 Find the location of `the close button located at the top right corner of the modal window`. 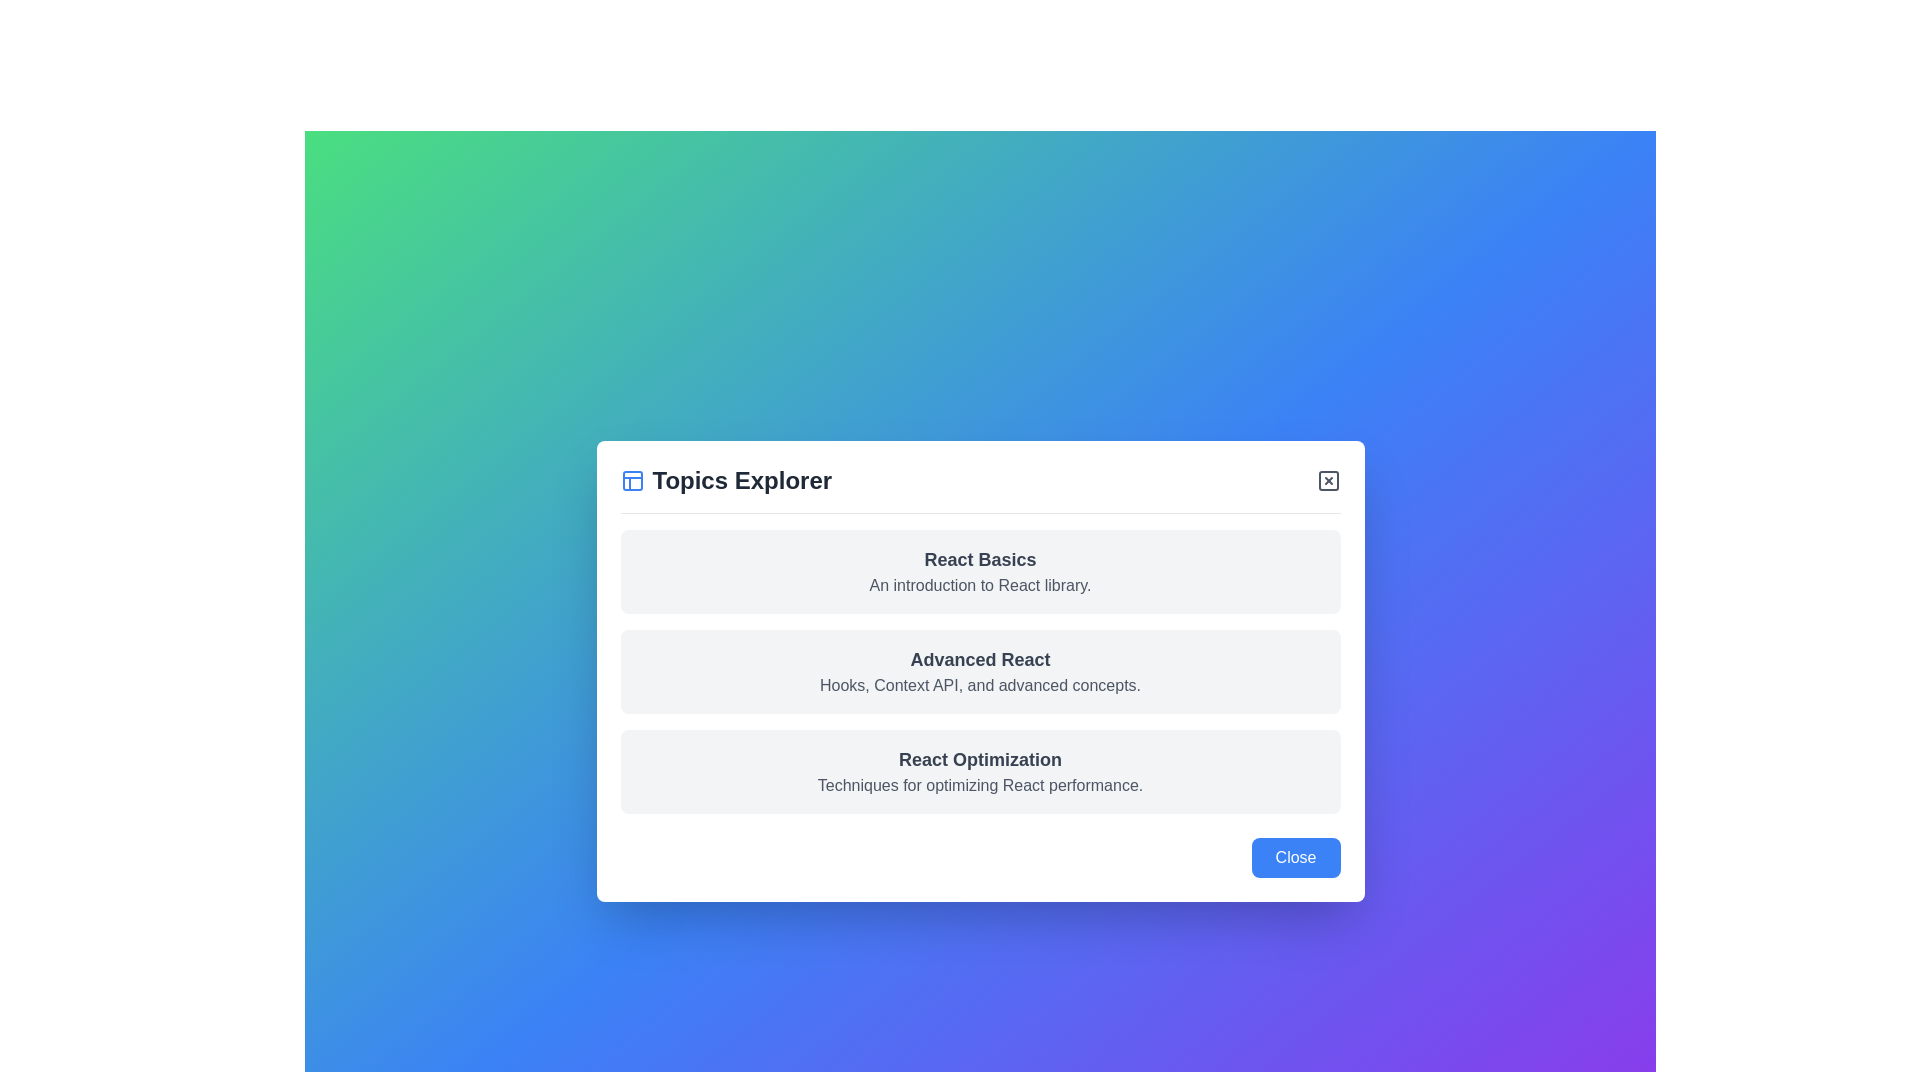

the close button located at the top right corner of the modal window is located at coordinates (1328, 480).